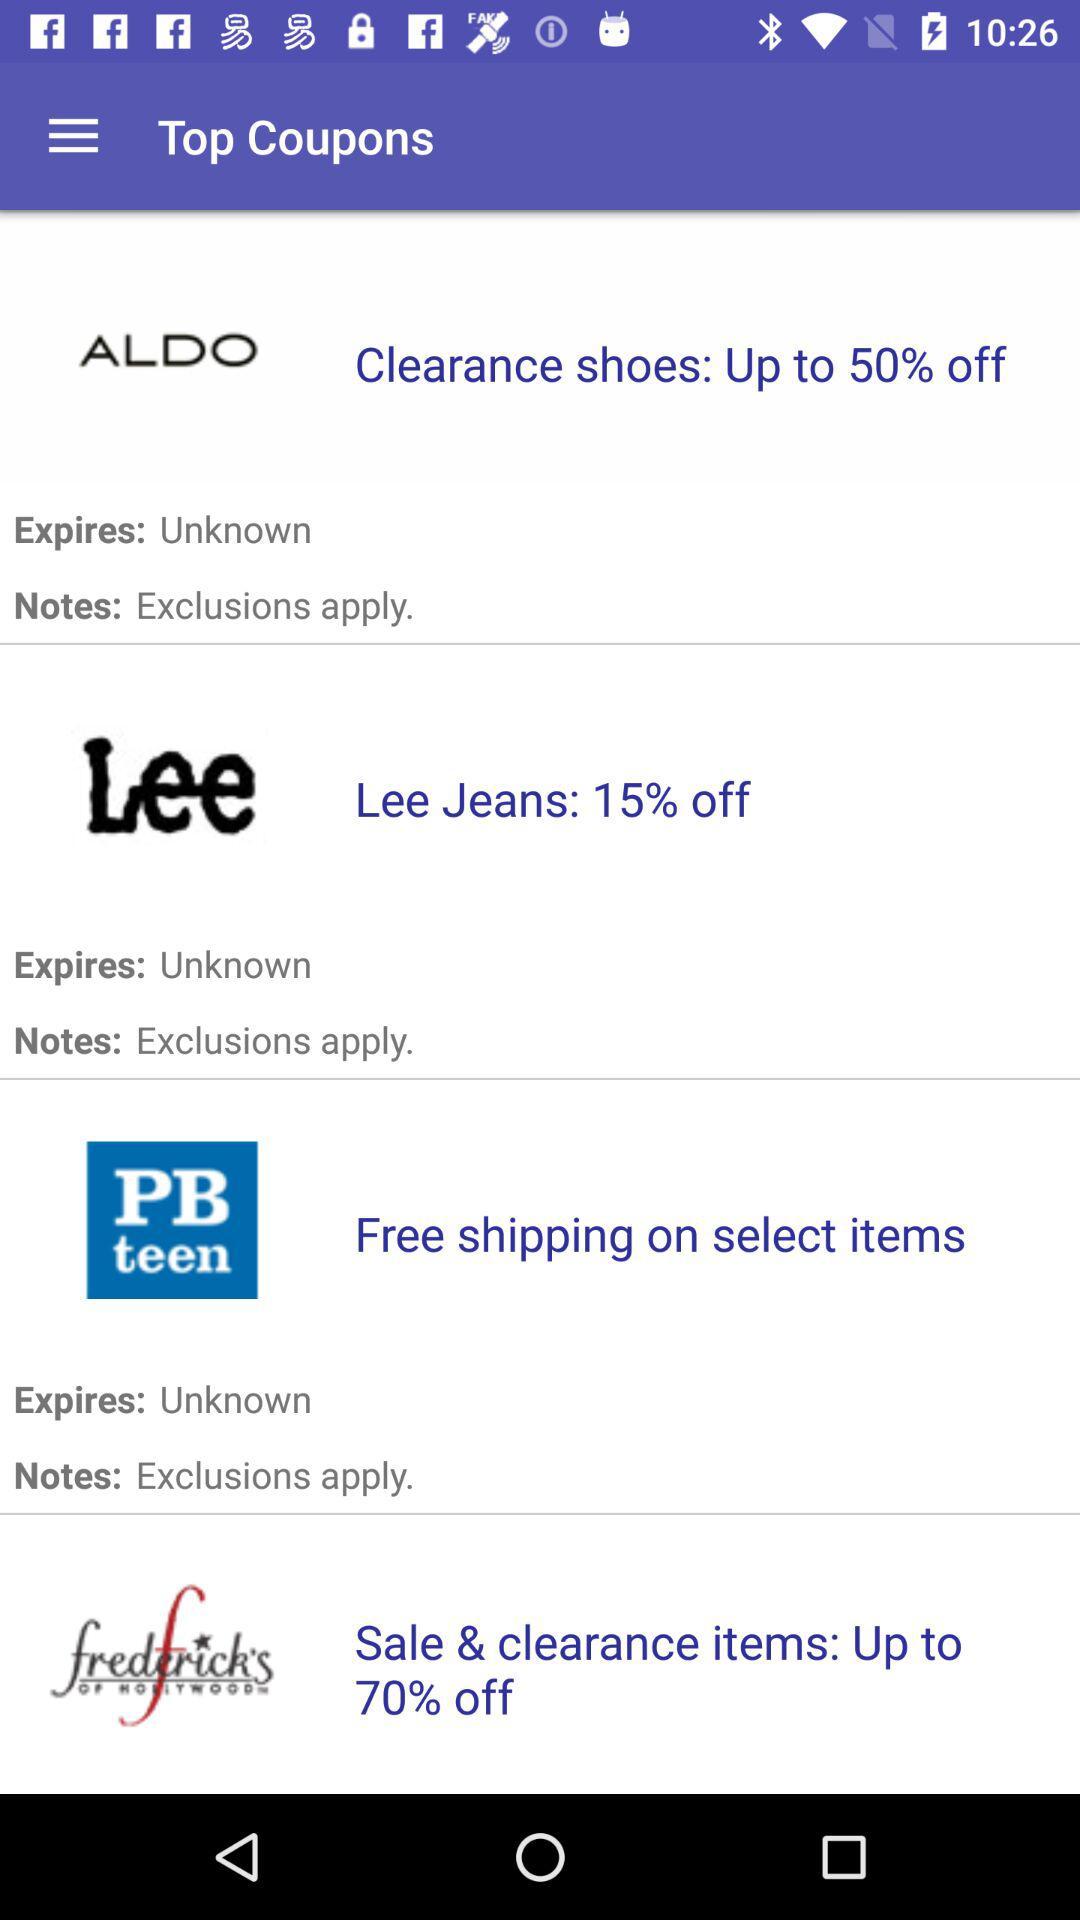  What do you see at coordinates (72, 135) in the screenshot?
I see `open main menu` at bounding box center [72, 135].